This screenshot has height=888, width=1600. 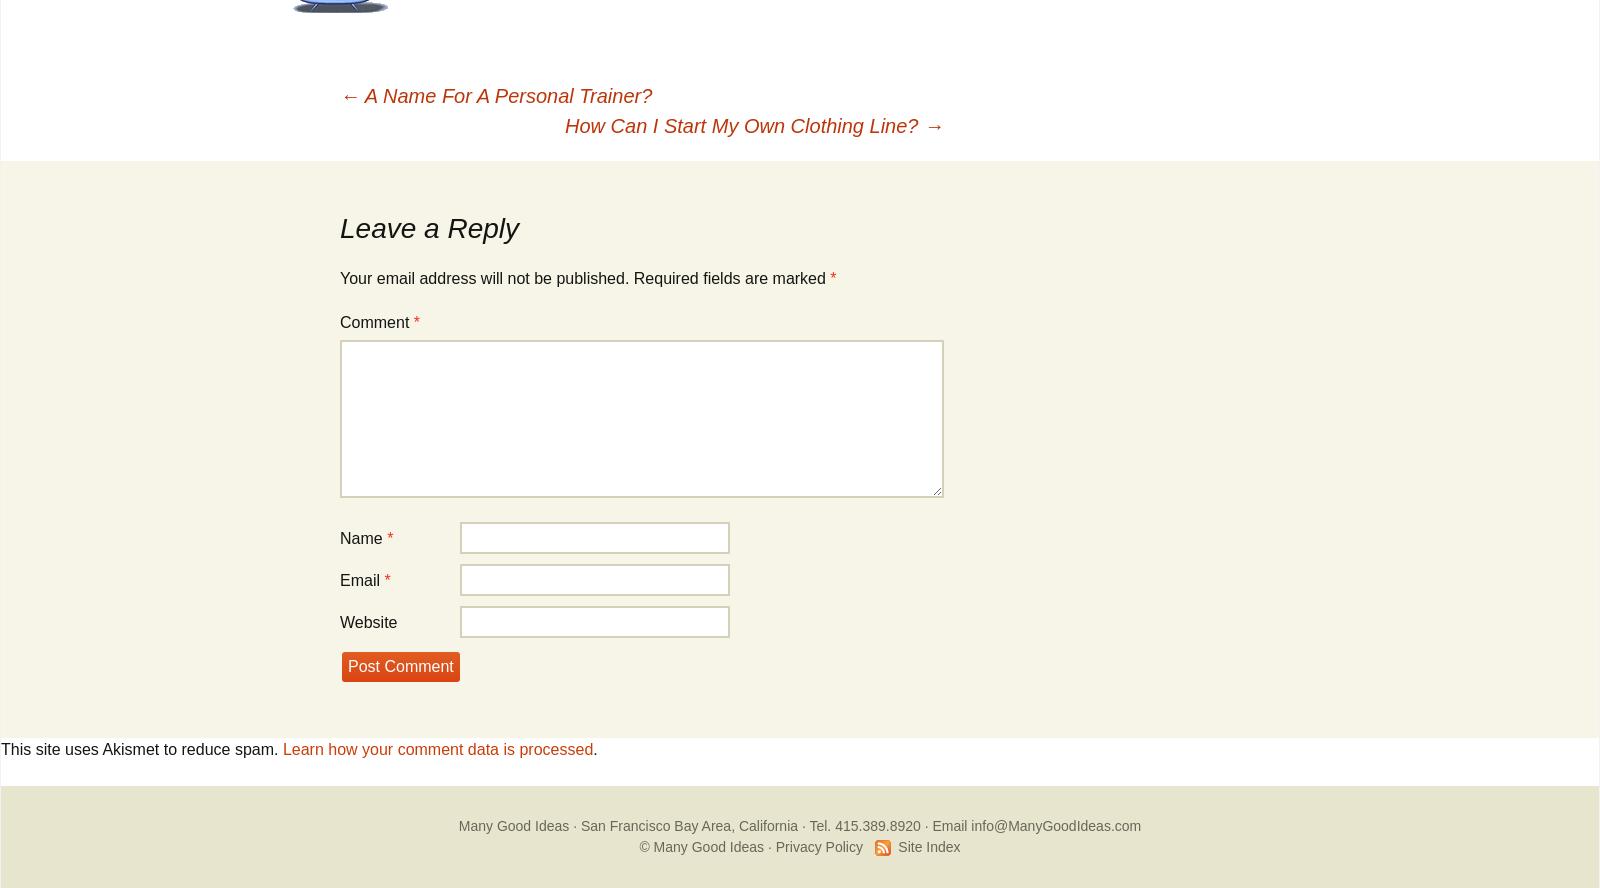 What do you see at coordinates (1036, 826) in the screenshot?
I see `'Email info@ManyGoodIdeas.com'` at bounding box center [1036, 826].